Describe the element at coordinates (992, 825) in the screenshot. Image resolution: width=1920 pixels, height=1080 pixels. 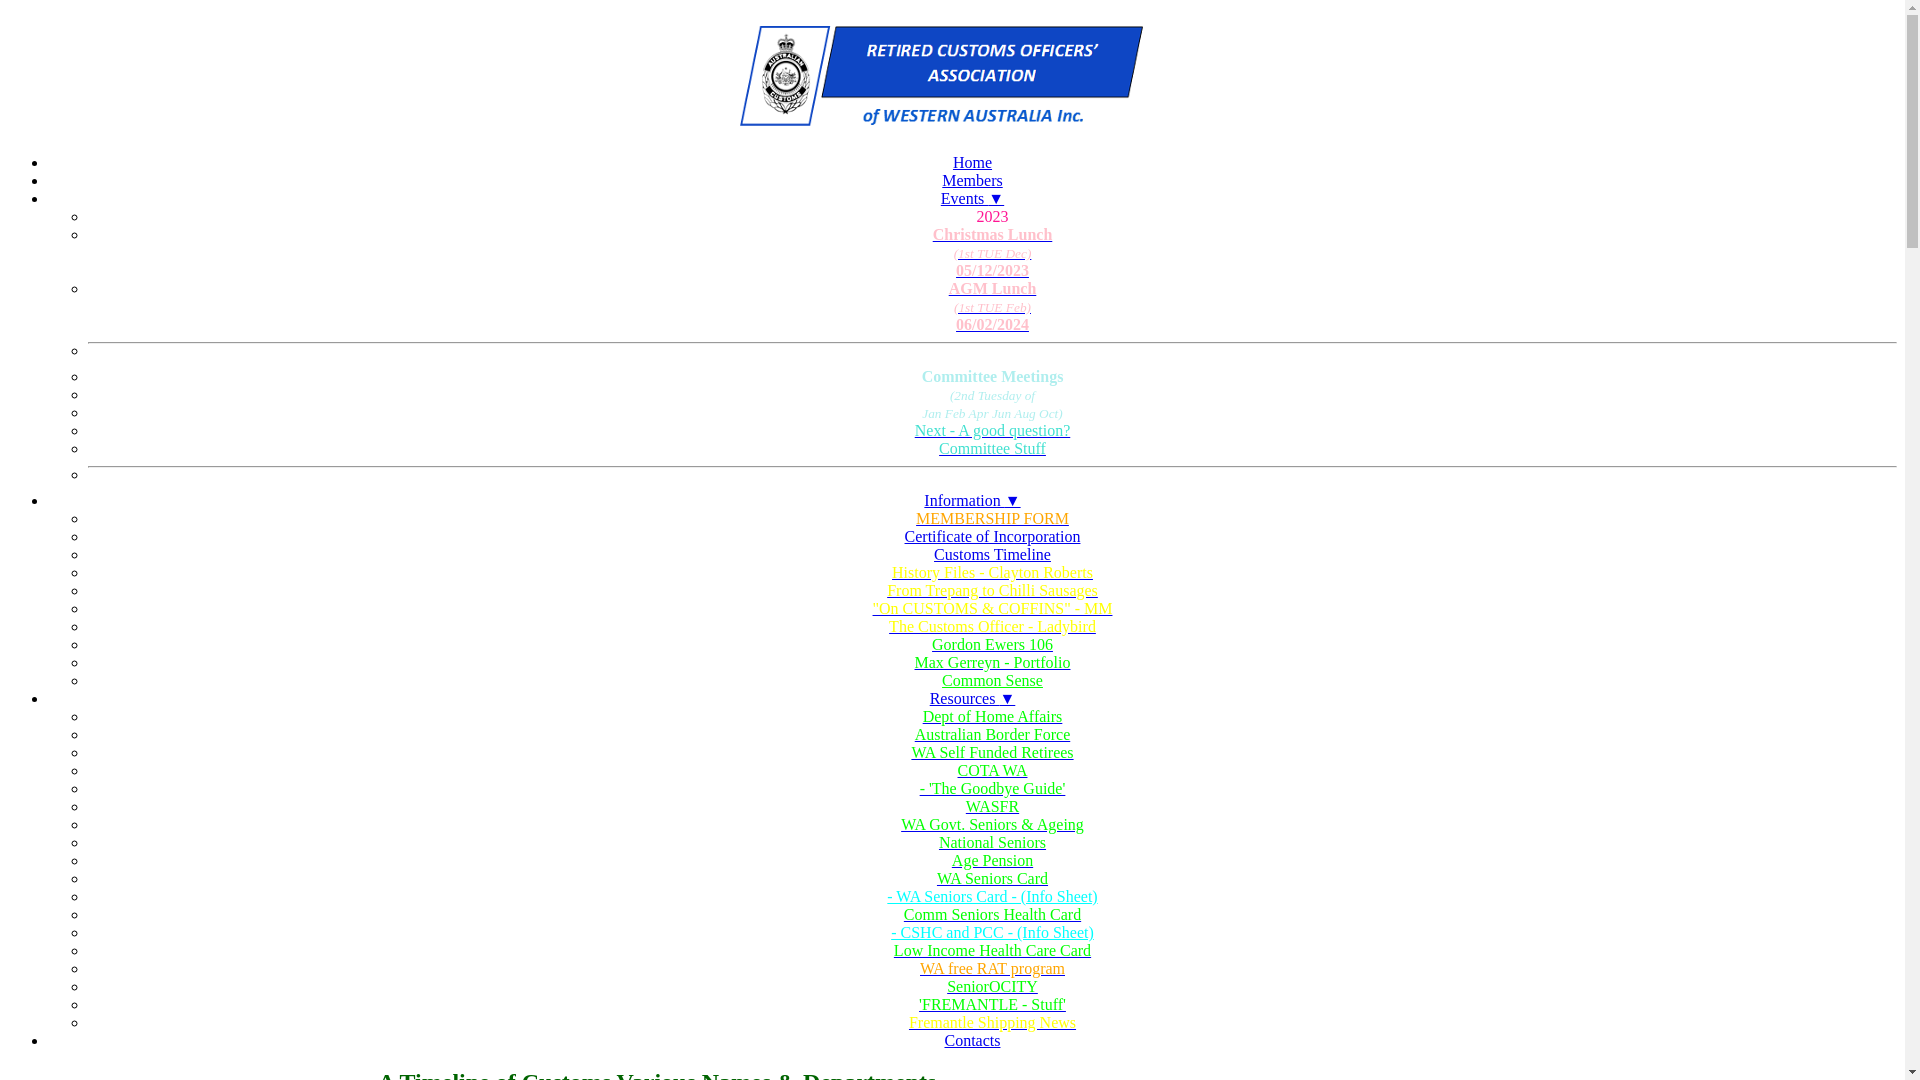
I see `'WA Govt. Seniors & Ageing'` at that location.